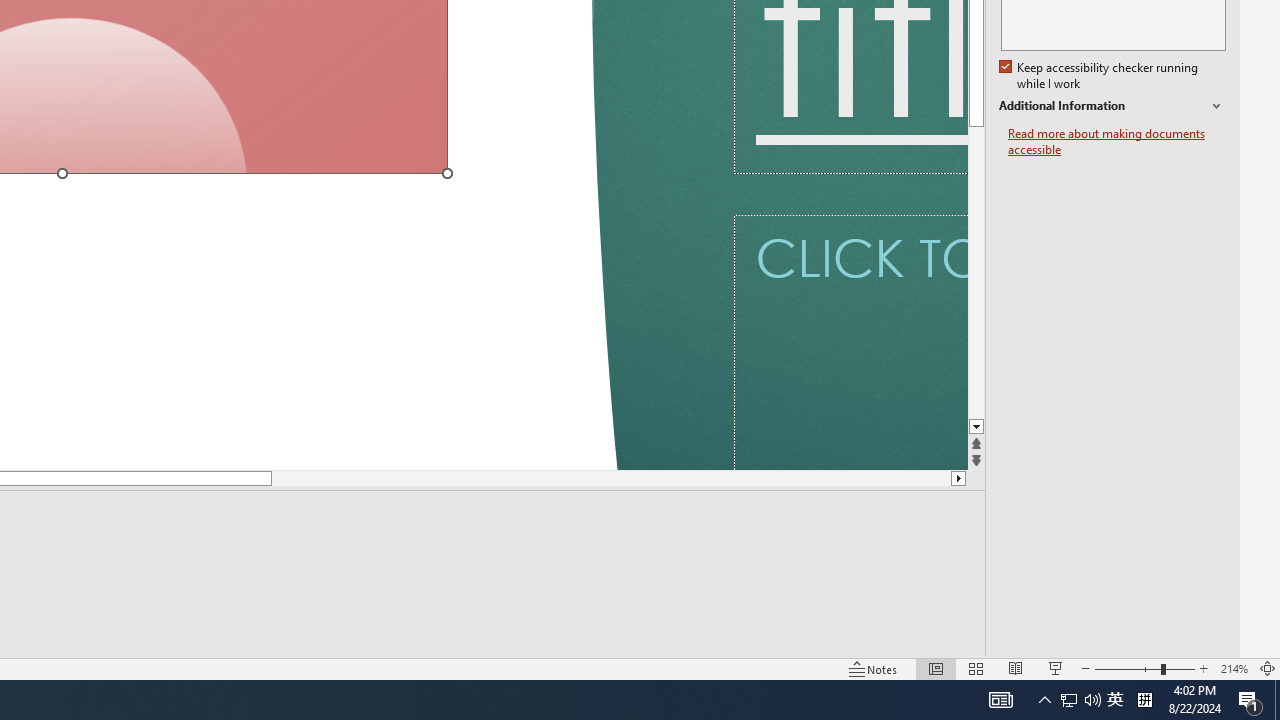 The height and width of the screenshot is (720, 1280). Describe the element at coordinates (976, 426) in the screenshot. I see `'Line down'` at that location.